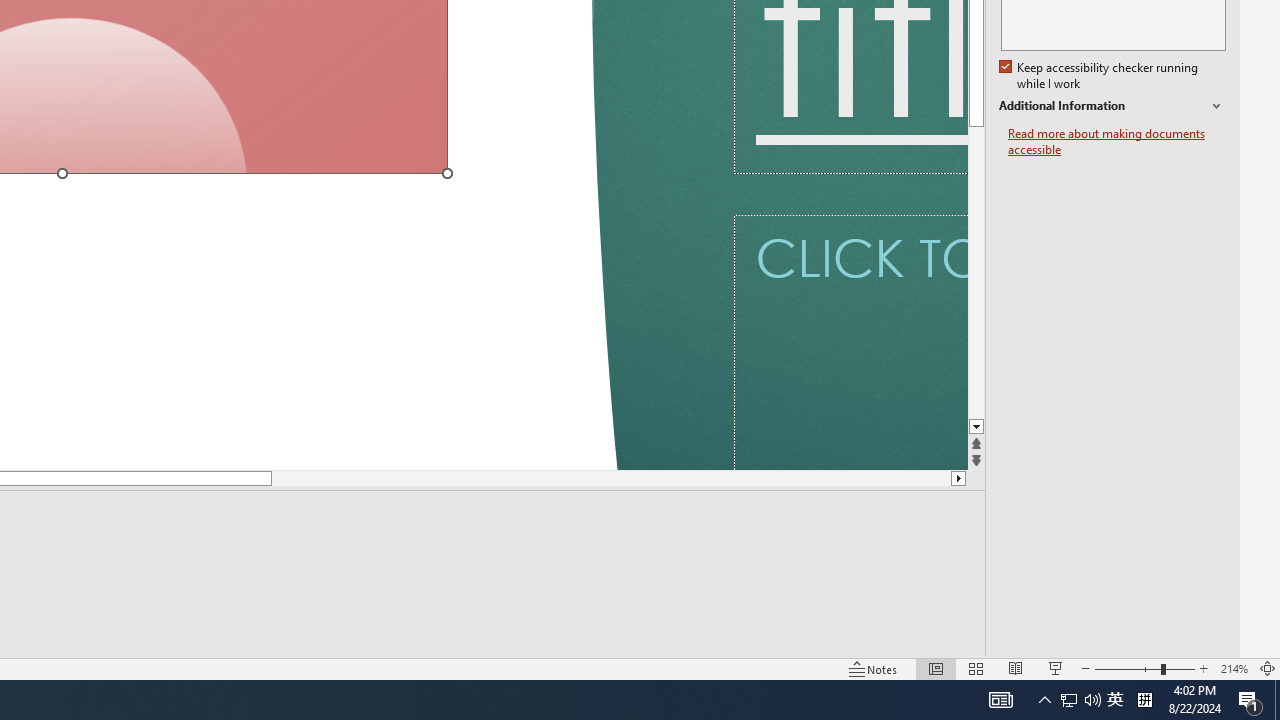 The height and width of the screenshot is (720, 1280). Describe the element at coordinates (976, 426) in the screenshot. I see `'Line down'` at that location.